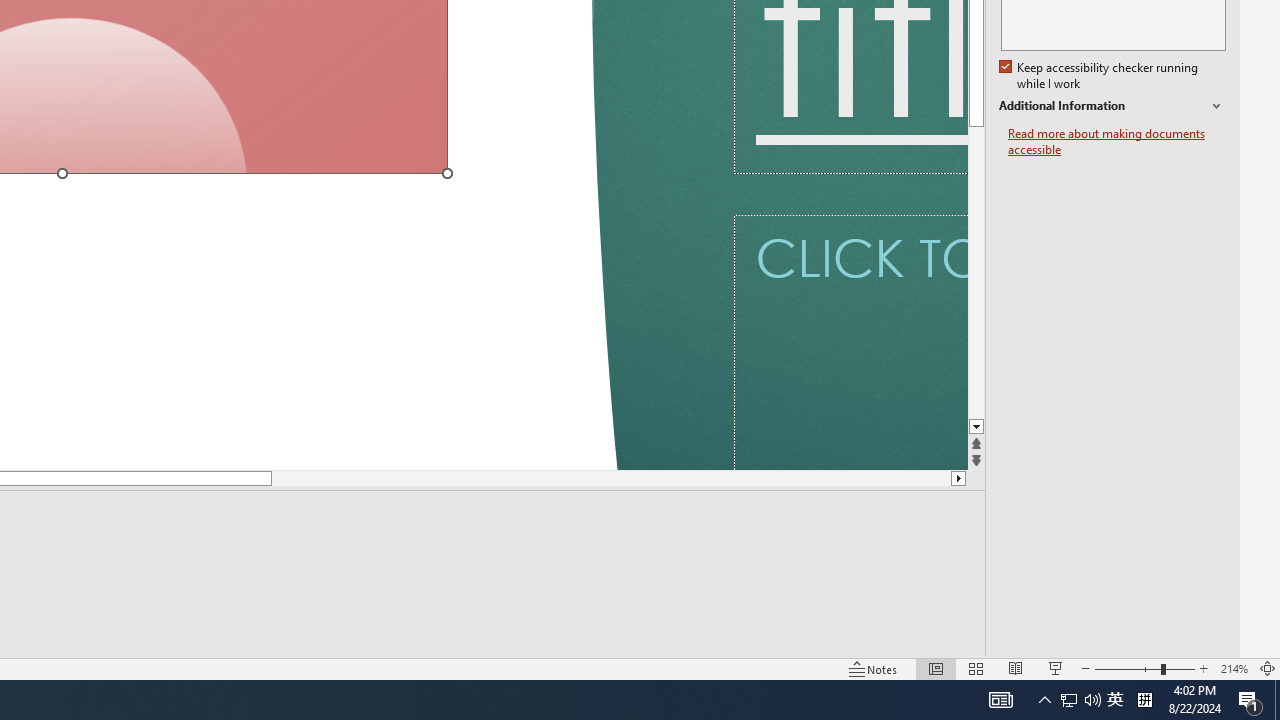 The height and width of the screenshot is (720, 1280). Describe the element at coordinates (976, 426) in the screenshot. I see `'Line down'` at that location.